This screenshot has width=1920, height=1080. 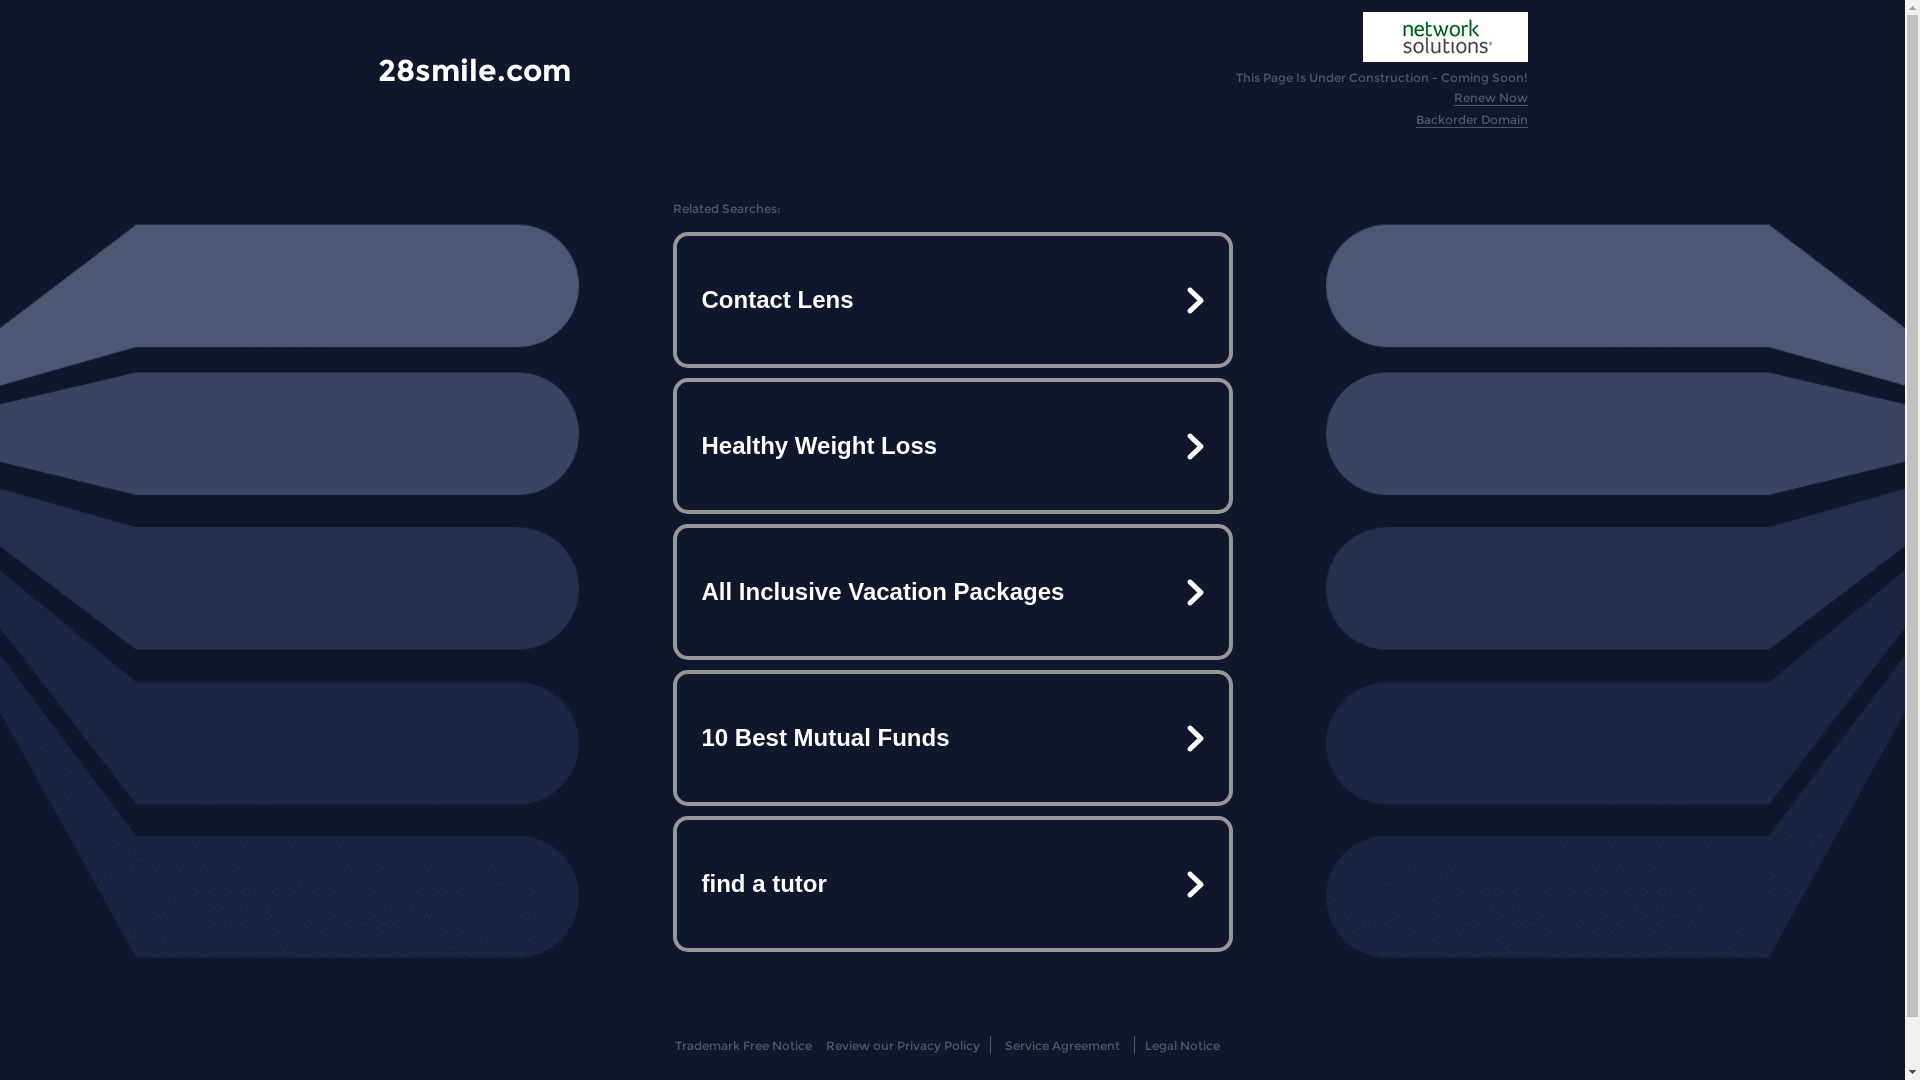 I want to click on 'Contact Lens', so click(x=950, y=300).